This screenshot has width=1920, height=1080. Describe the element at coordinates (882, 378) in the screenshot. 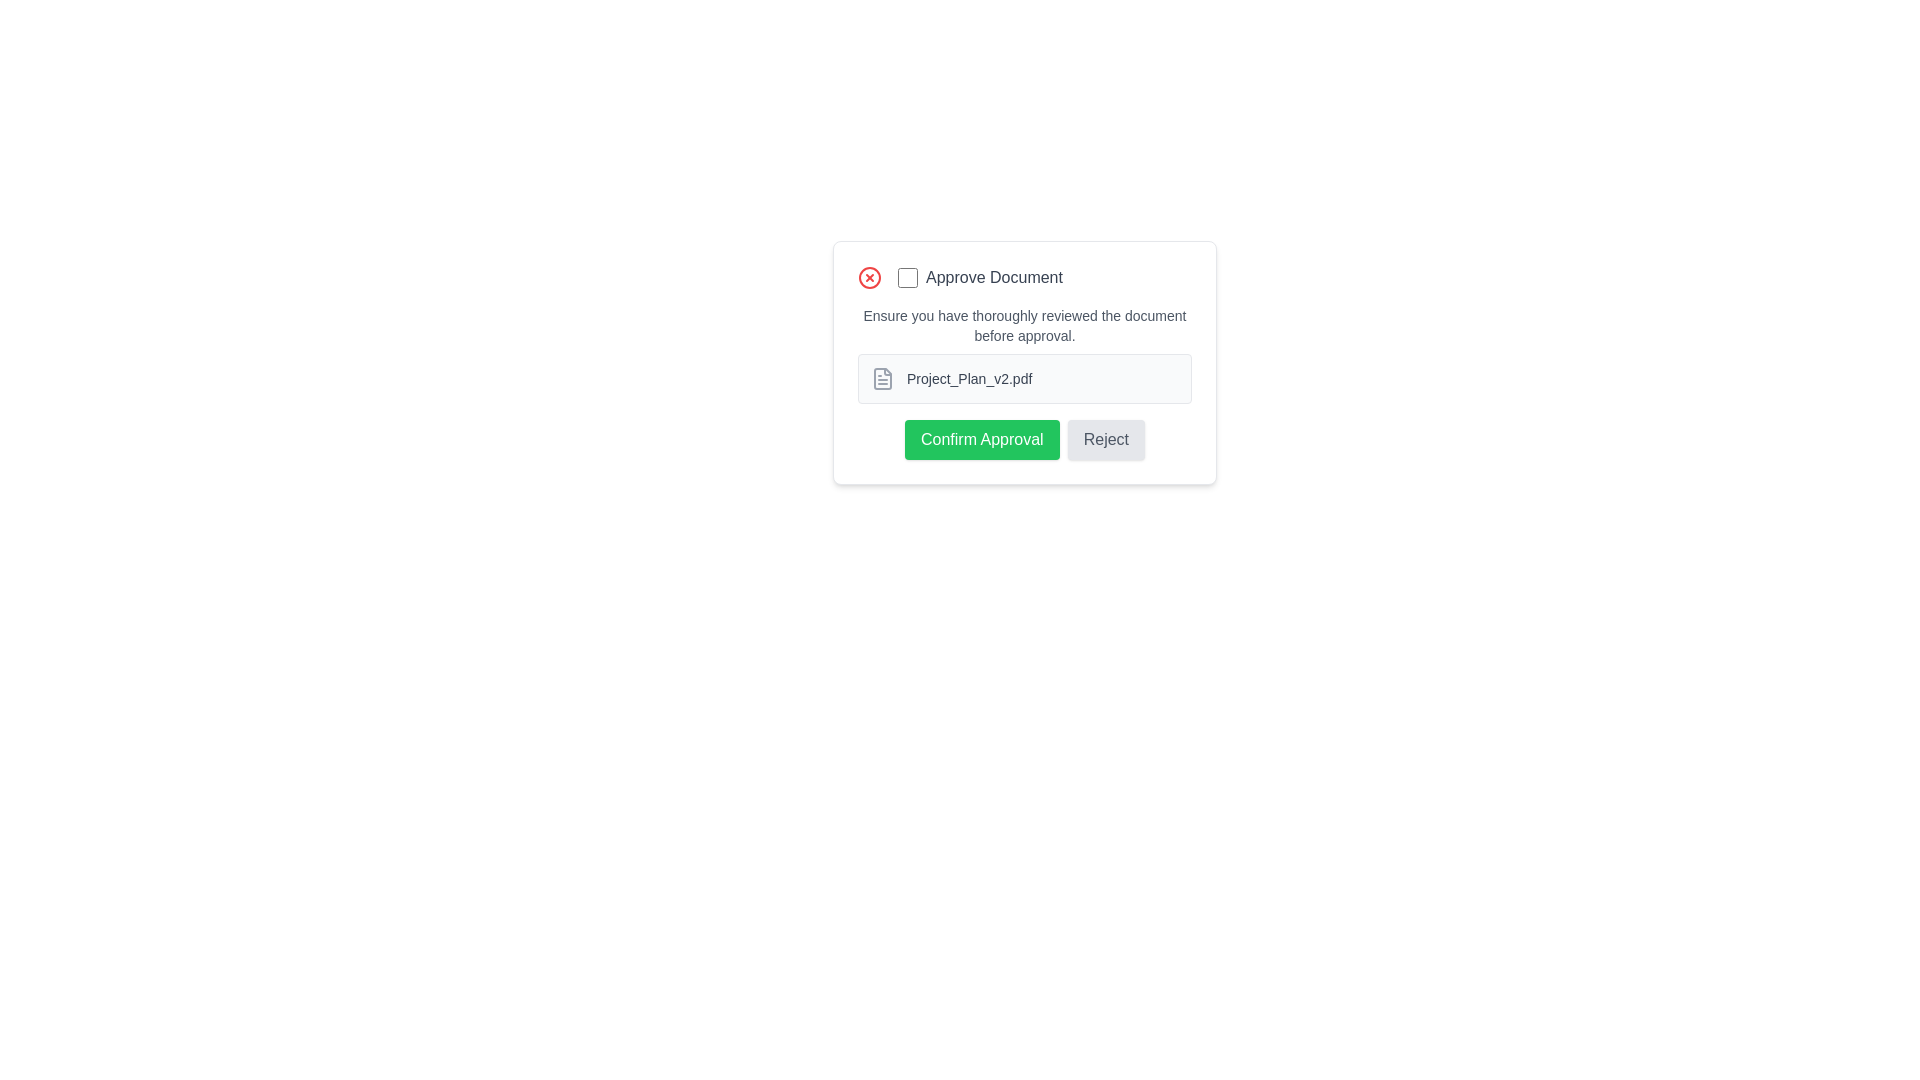

I see `the document icon for 'Project_Plan_v2.pdf' which is located on the left side of the label within the main dialog` at that location.